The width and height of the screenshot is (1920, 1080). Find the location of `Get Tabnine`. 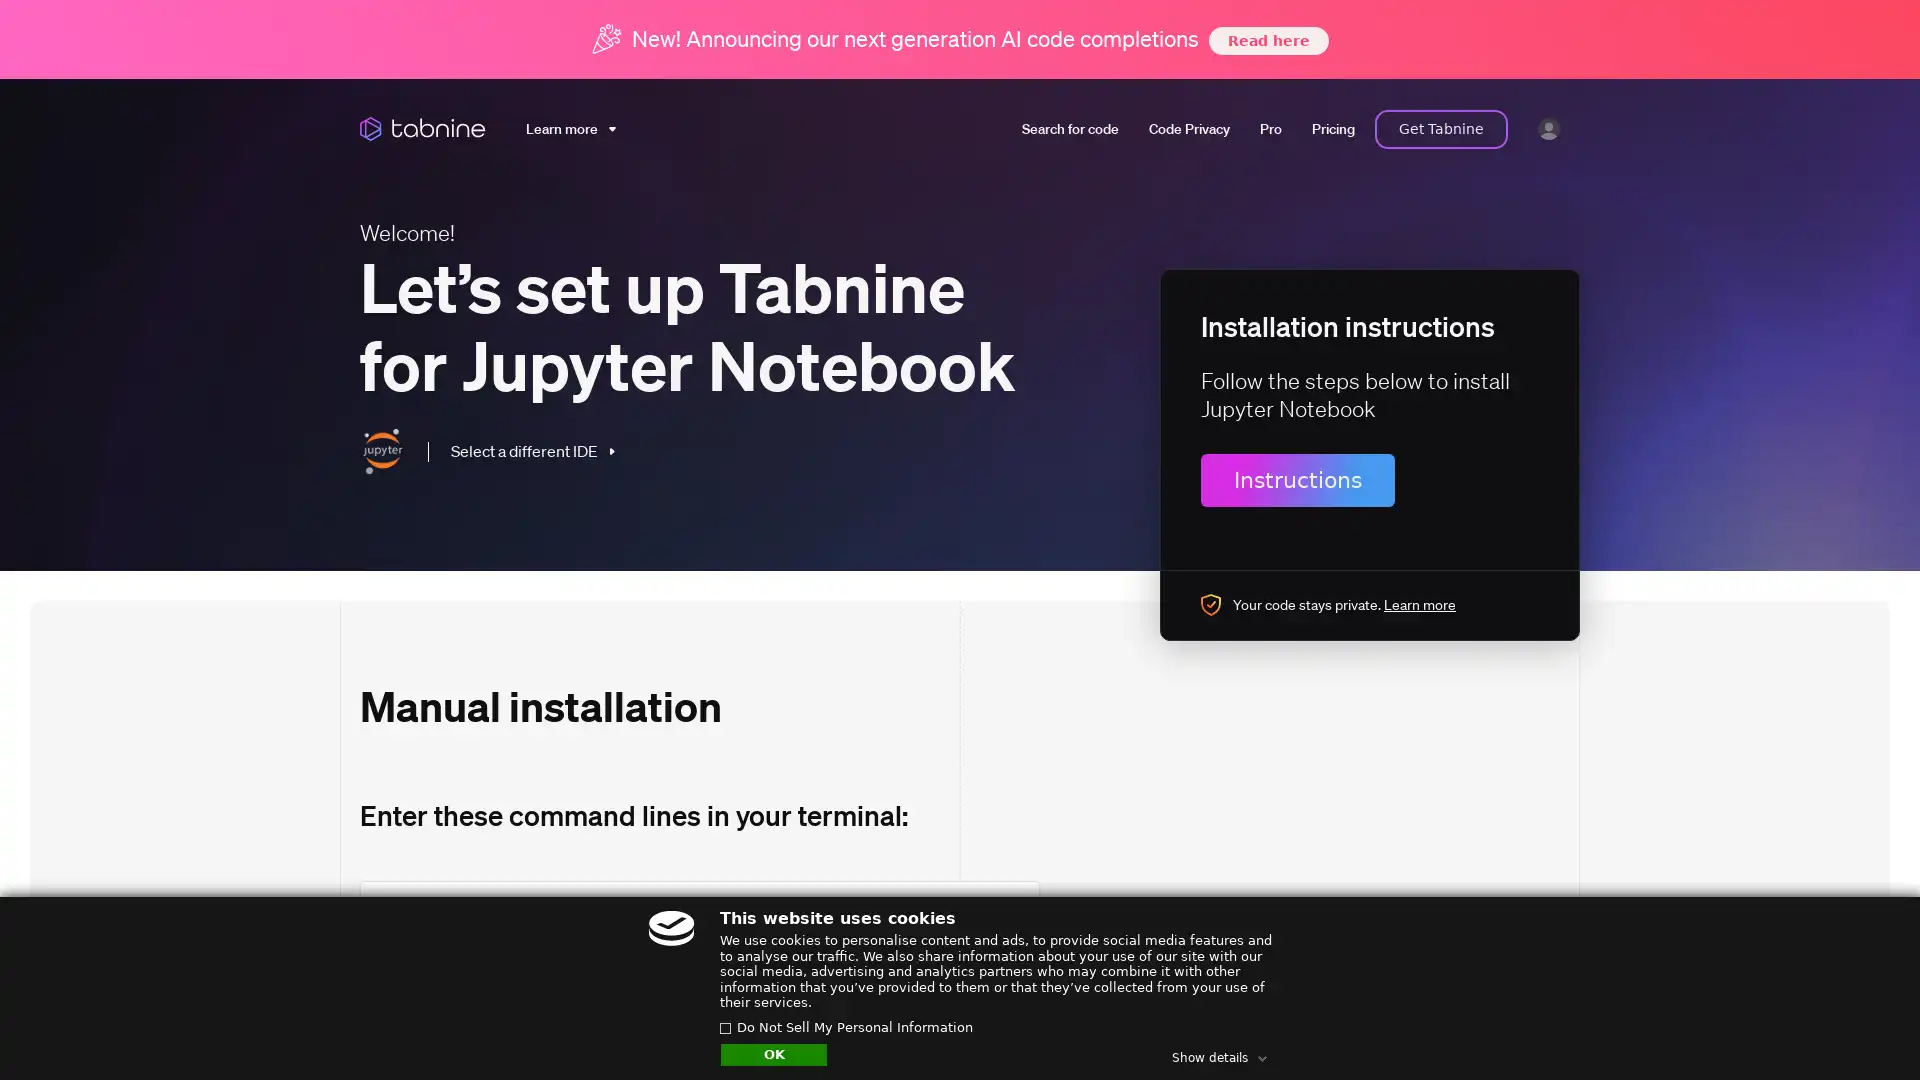

Get Tabnine is located at coordinates (1441, 128).